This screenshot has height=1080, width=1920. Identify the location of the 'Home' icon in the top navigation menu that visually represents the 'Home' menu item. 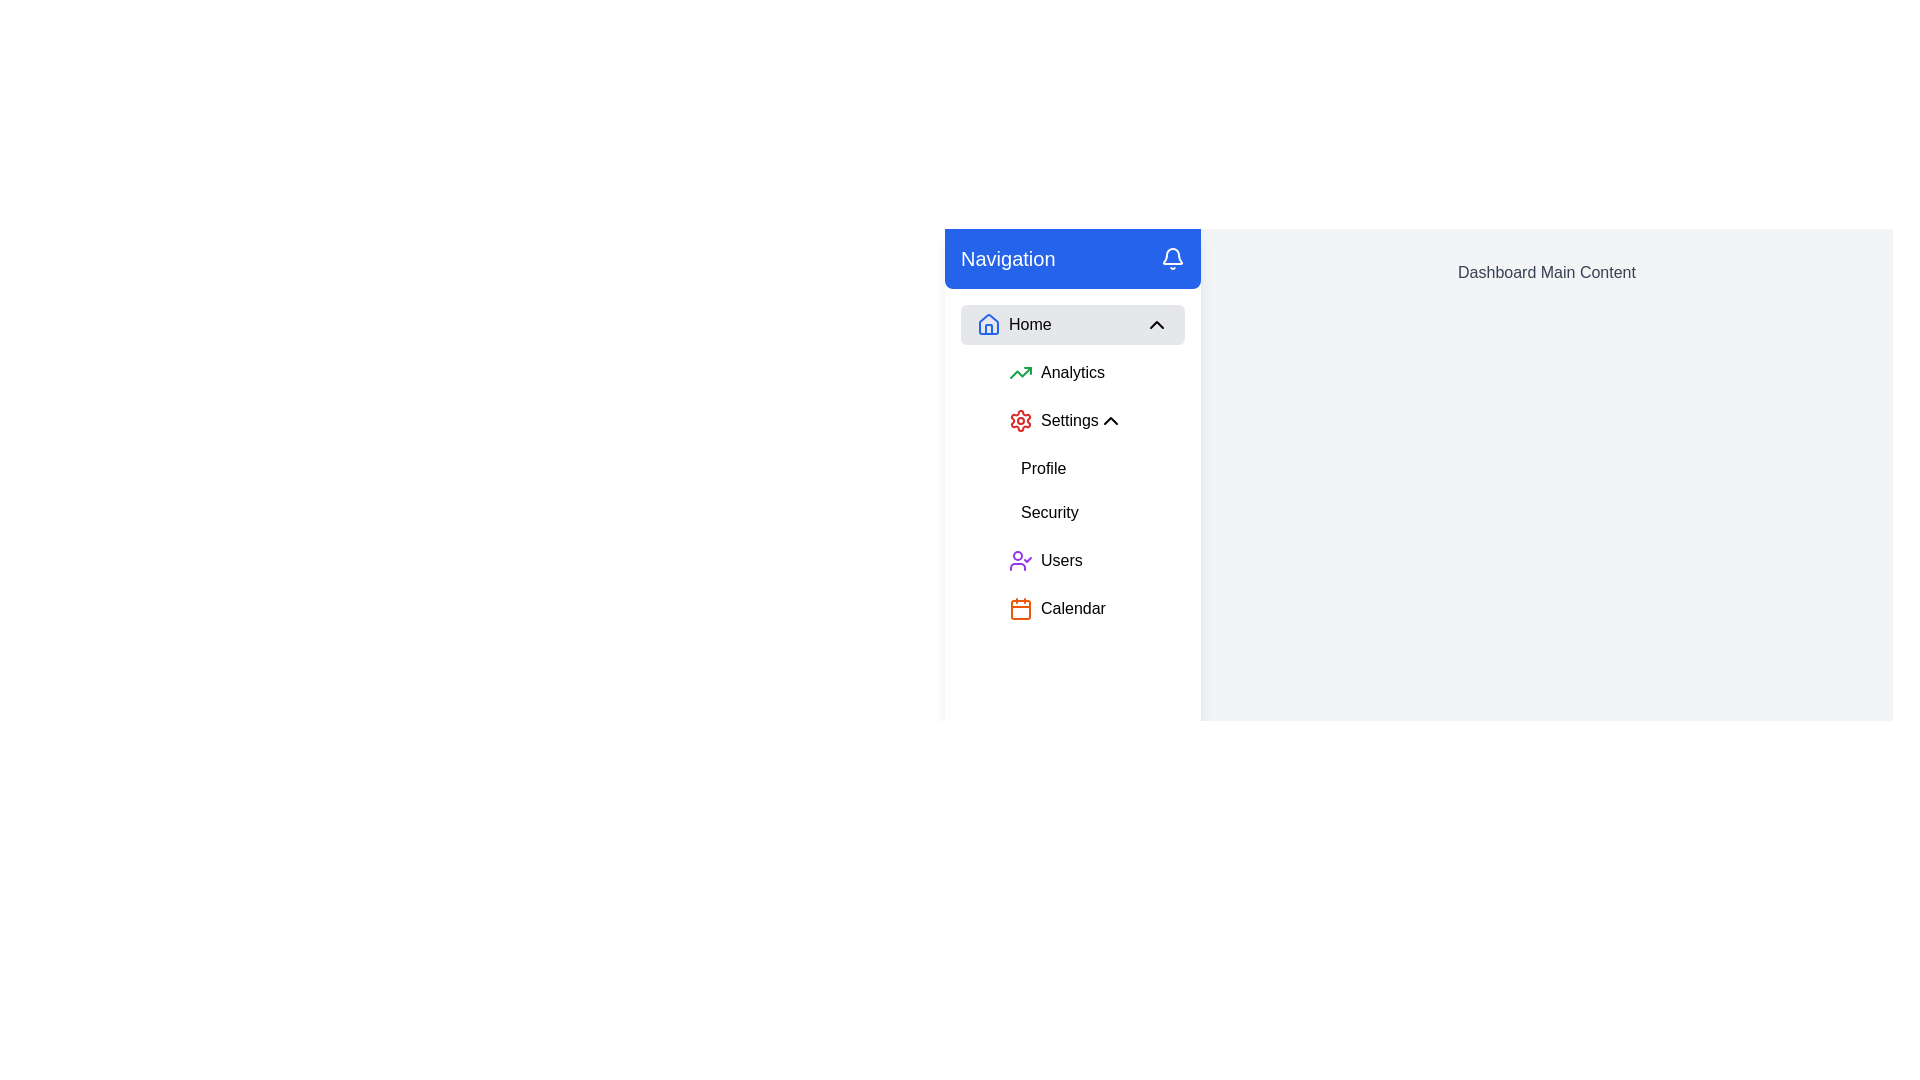
(988, 323).